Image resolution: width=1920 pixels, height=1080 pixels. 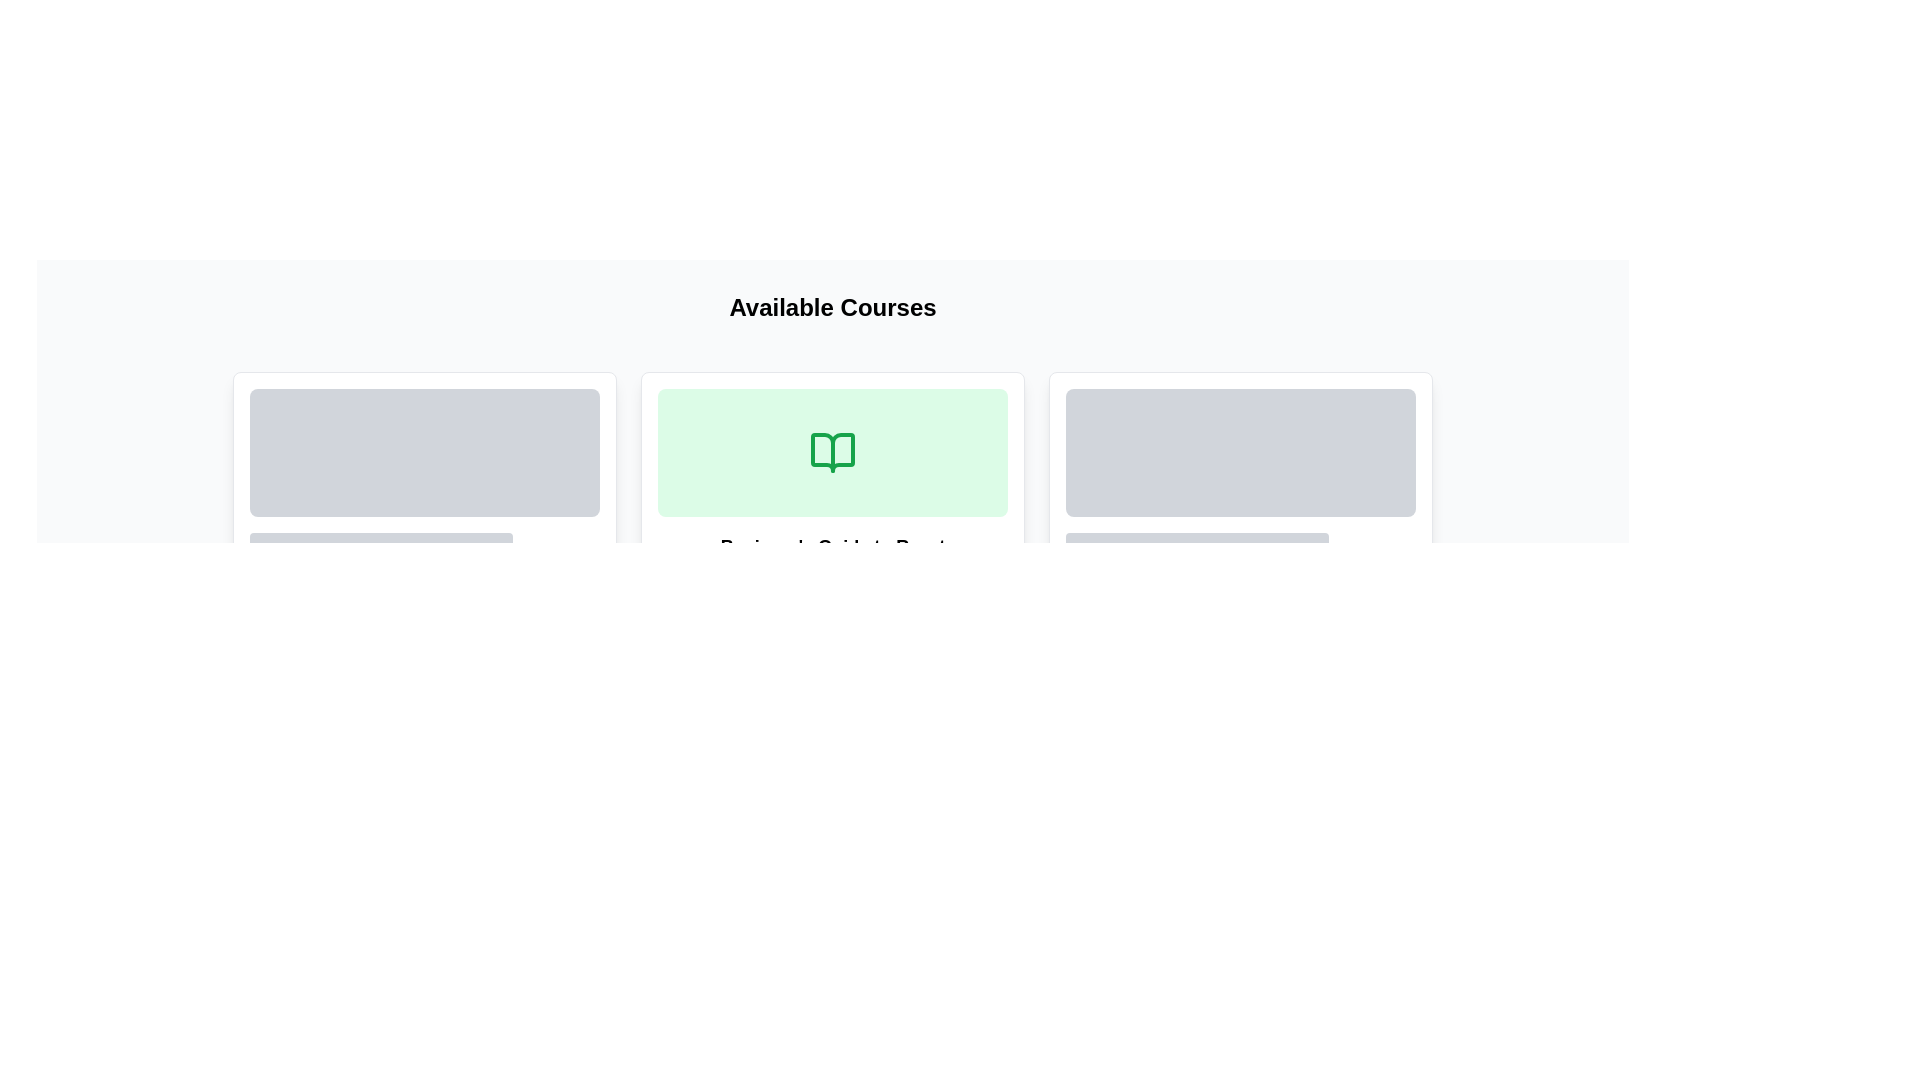 I want to click on the right side of the open book icon in the 'Available Courses' section, which represents course material or a learning resource, so click(x=833, y=452).